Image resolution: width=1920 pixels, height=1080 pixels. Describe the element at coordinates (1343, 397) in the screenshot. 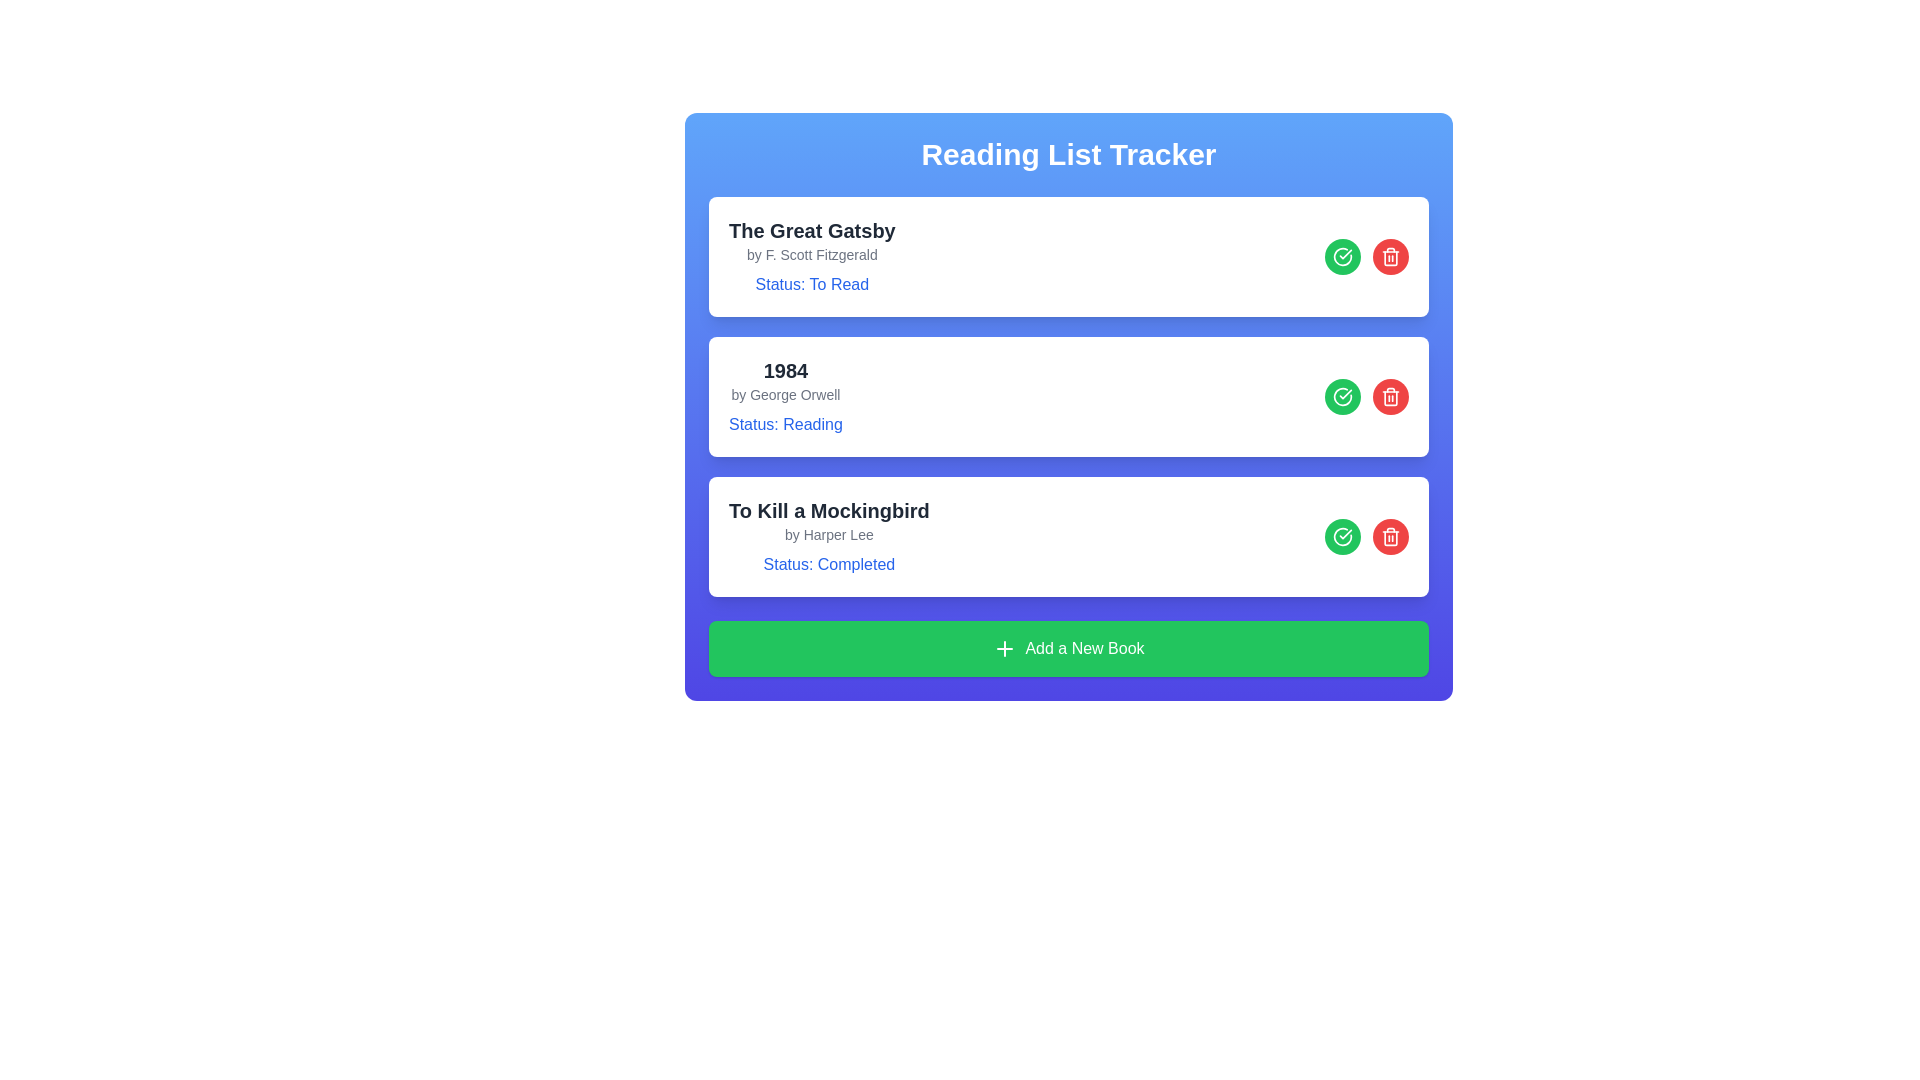

I see `the confirmation button adjacent to '1984 by George Orwell' in the 'Reading List Tracker' interface` at that location.